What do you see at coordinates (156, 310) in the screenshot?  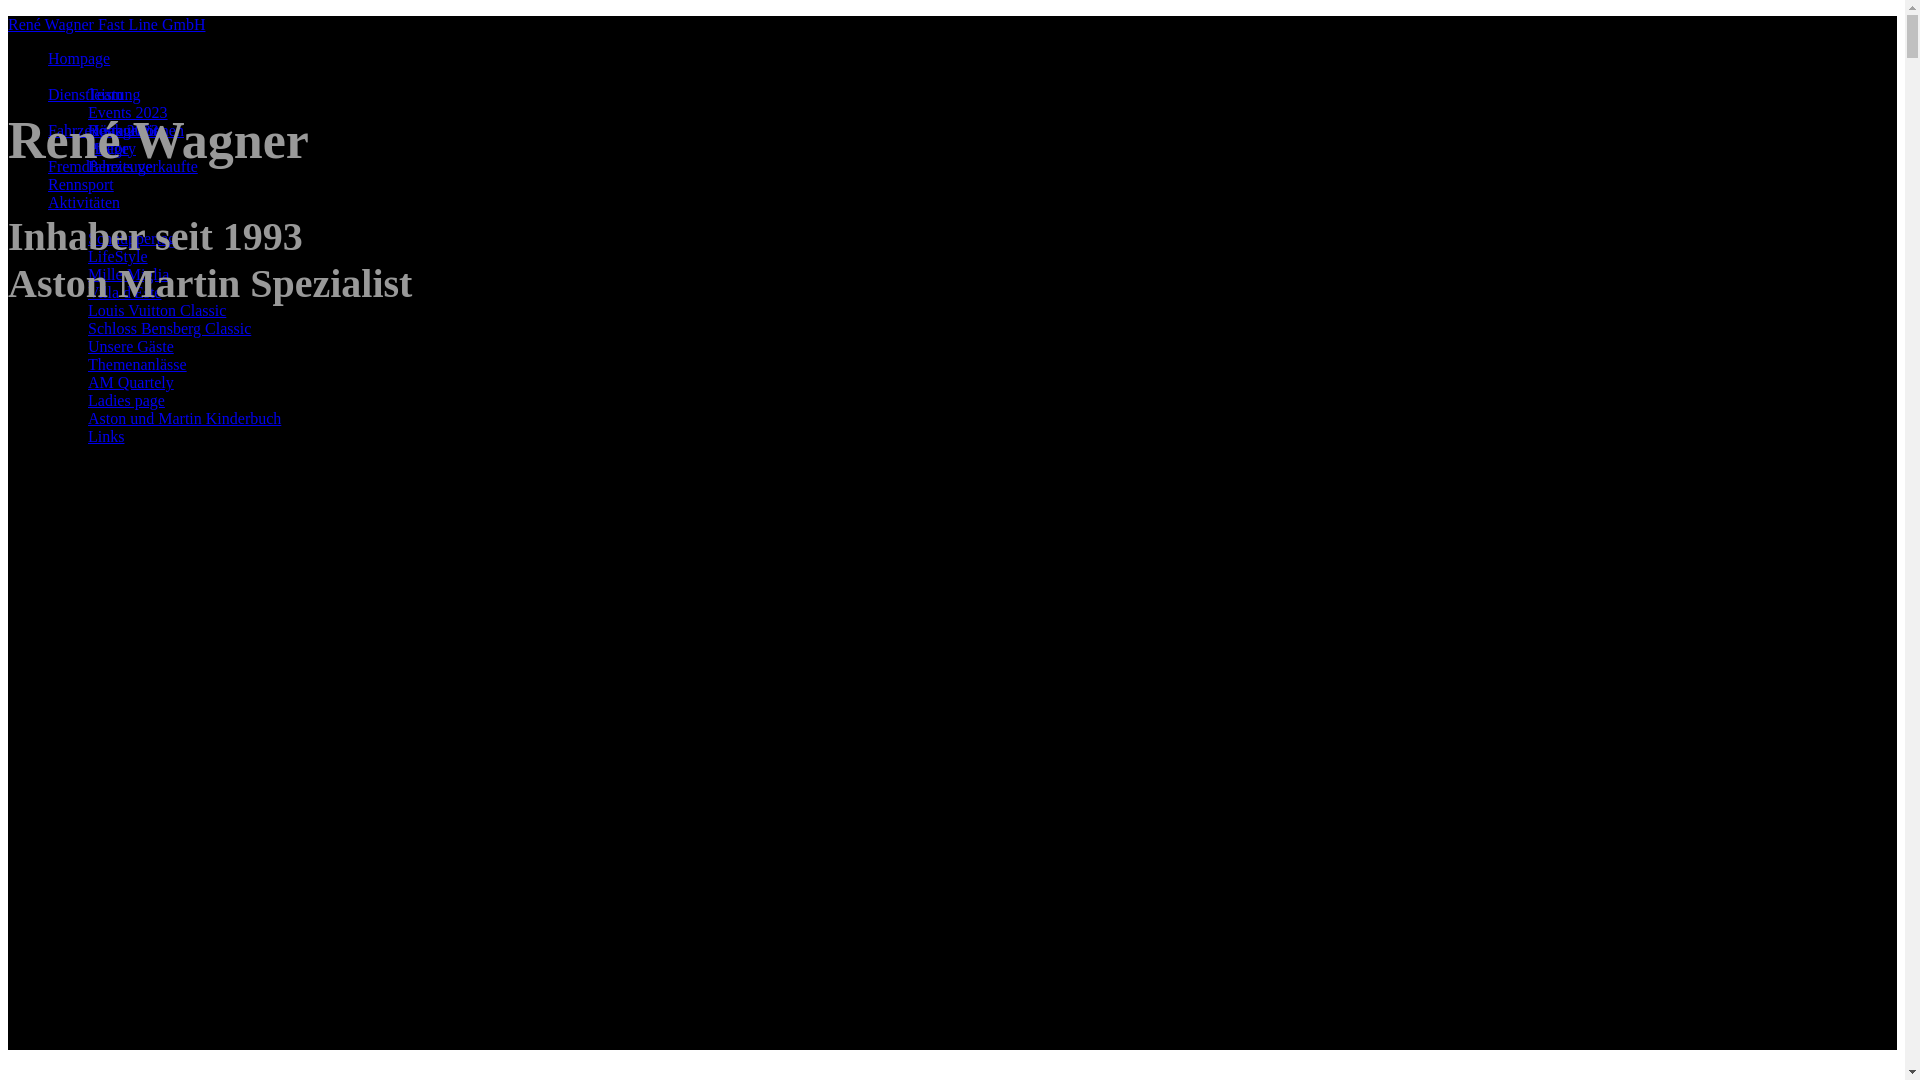 I see `'Louis Vuitton Classic'` at bounding box center [156, 310].